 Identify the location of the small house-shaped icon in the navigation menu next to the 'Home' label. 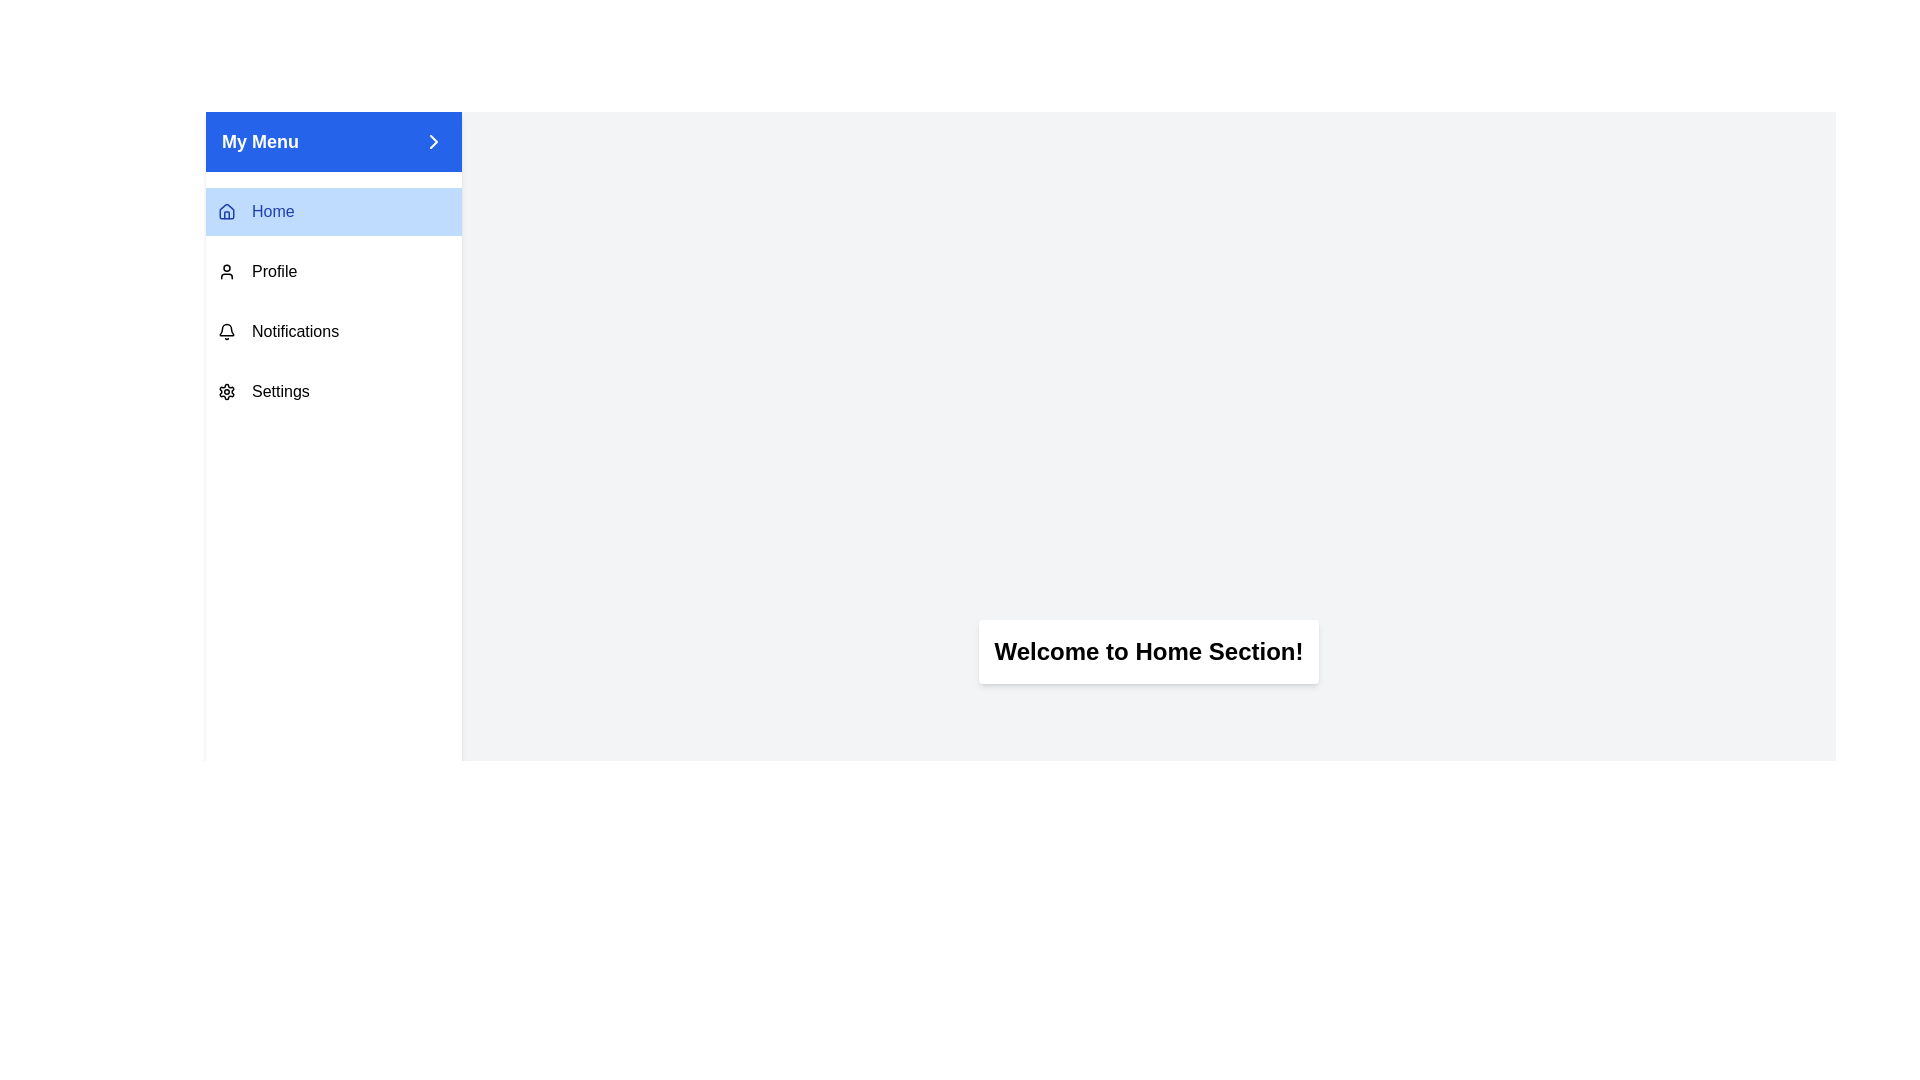
(226, 212).